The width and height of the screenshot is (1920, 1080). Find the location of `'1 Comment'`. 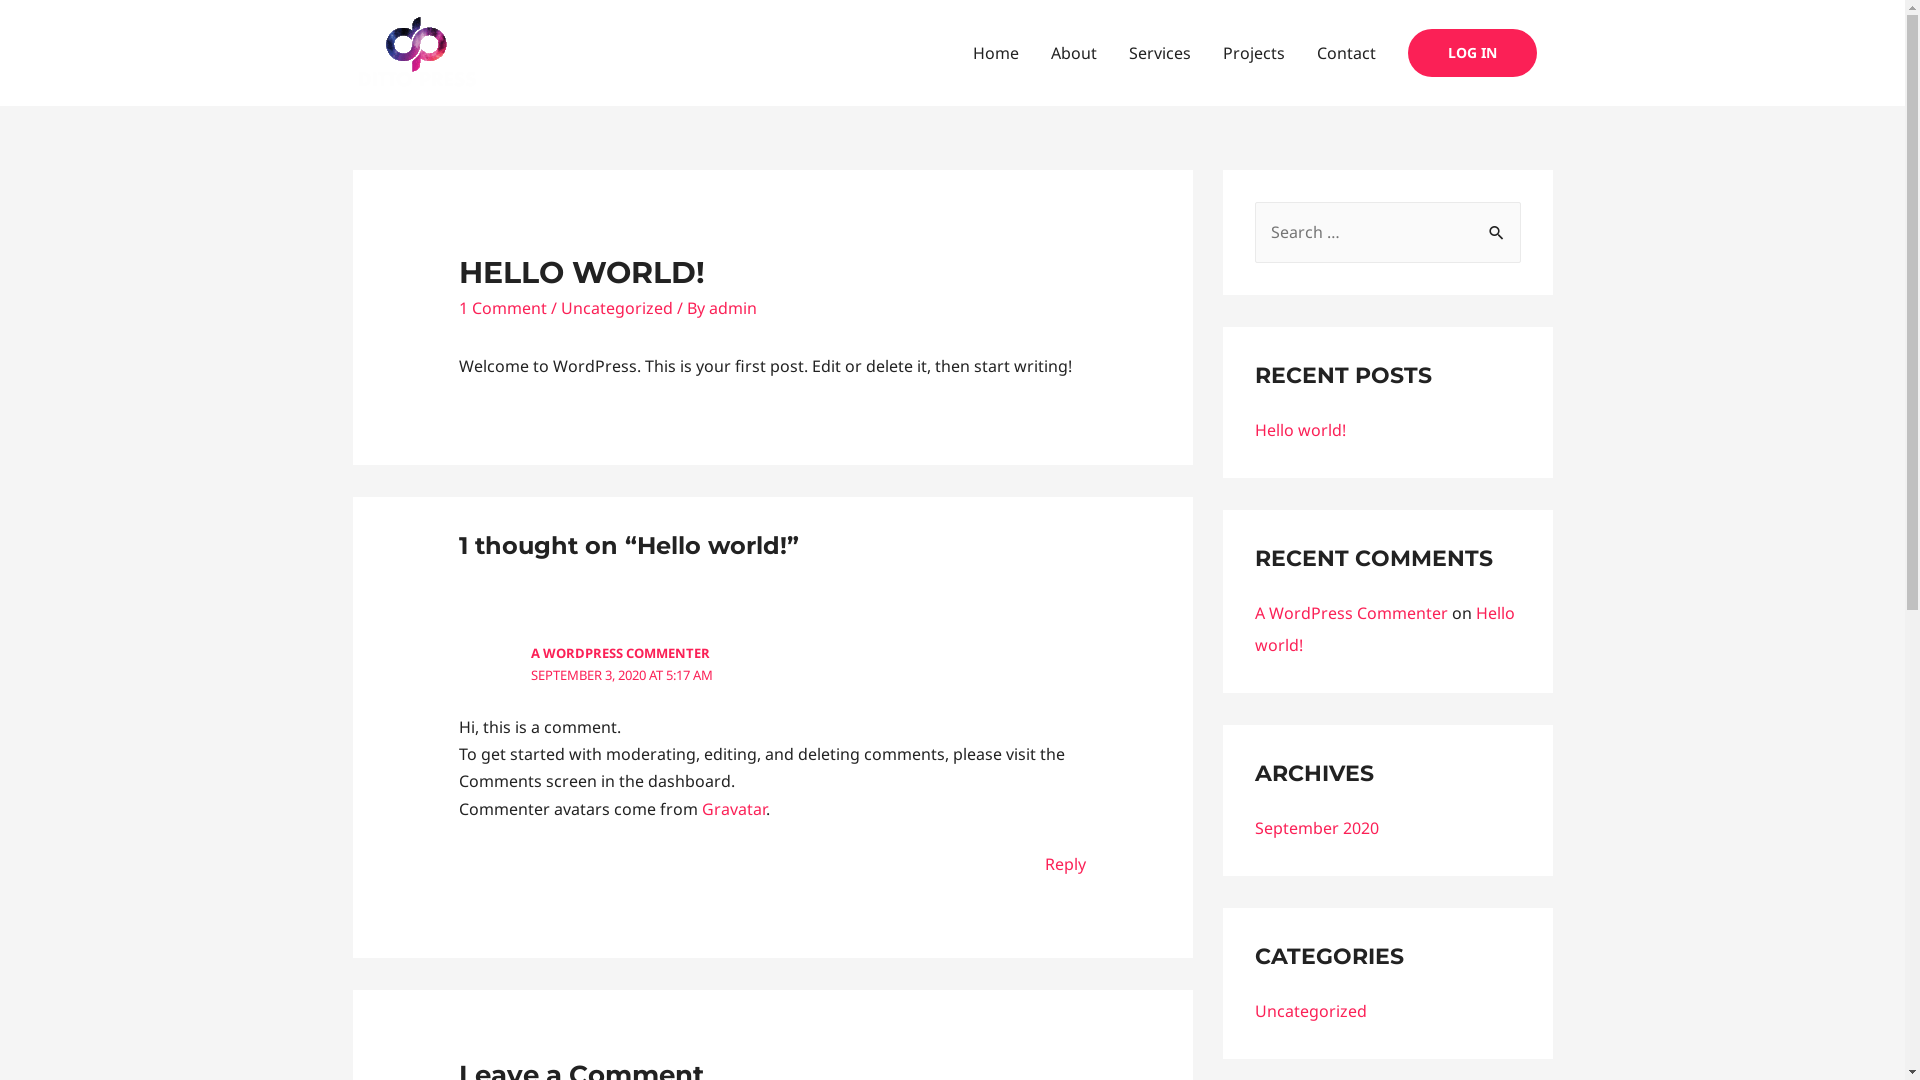

'1 Comment' is located at coordinates (503, 308).